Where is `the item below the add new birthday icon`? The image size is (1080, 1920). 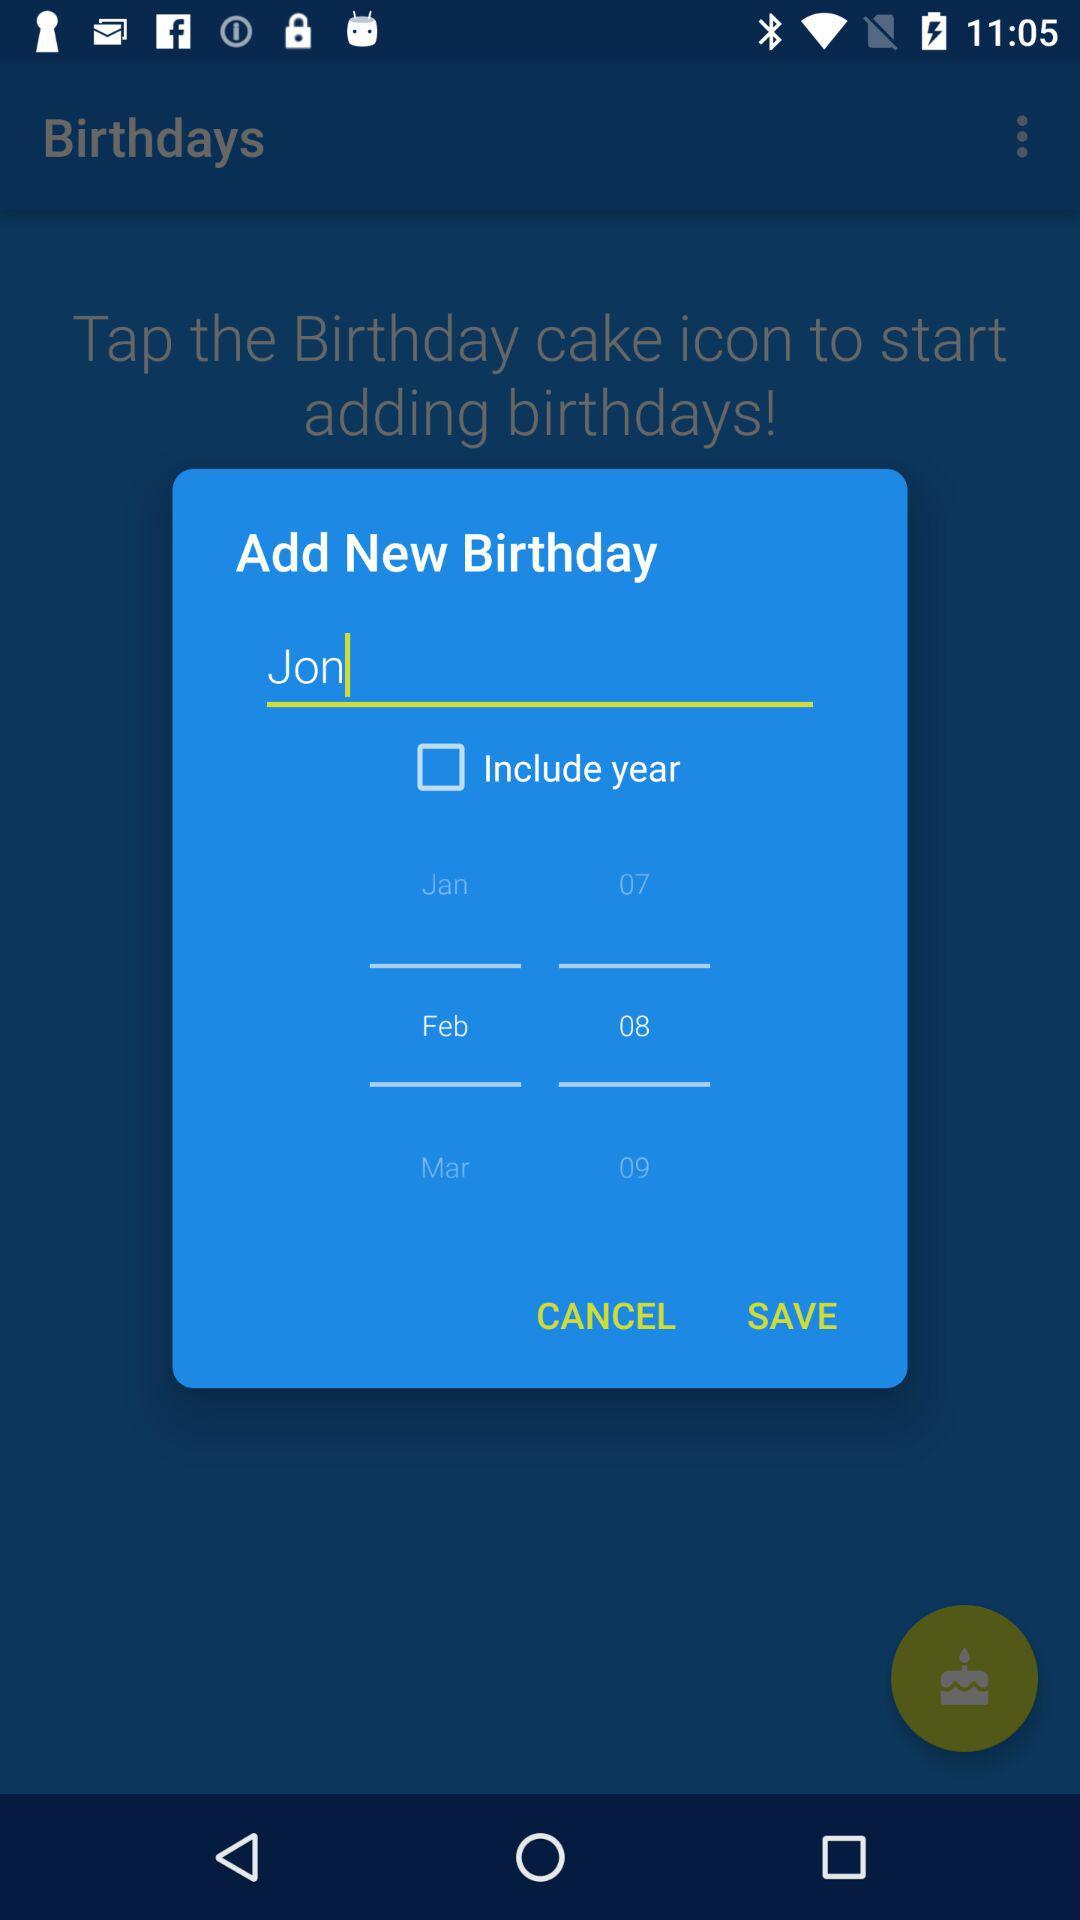 the item below the add new birthday icon is located at coordinates (540, 666).